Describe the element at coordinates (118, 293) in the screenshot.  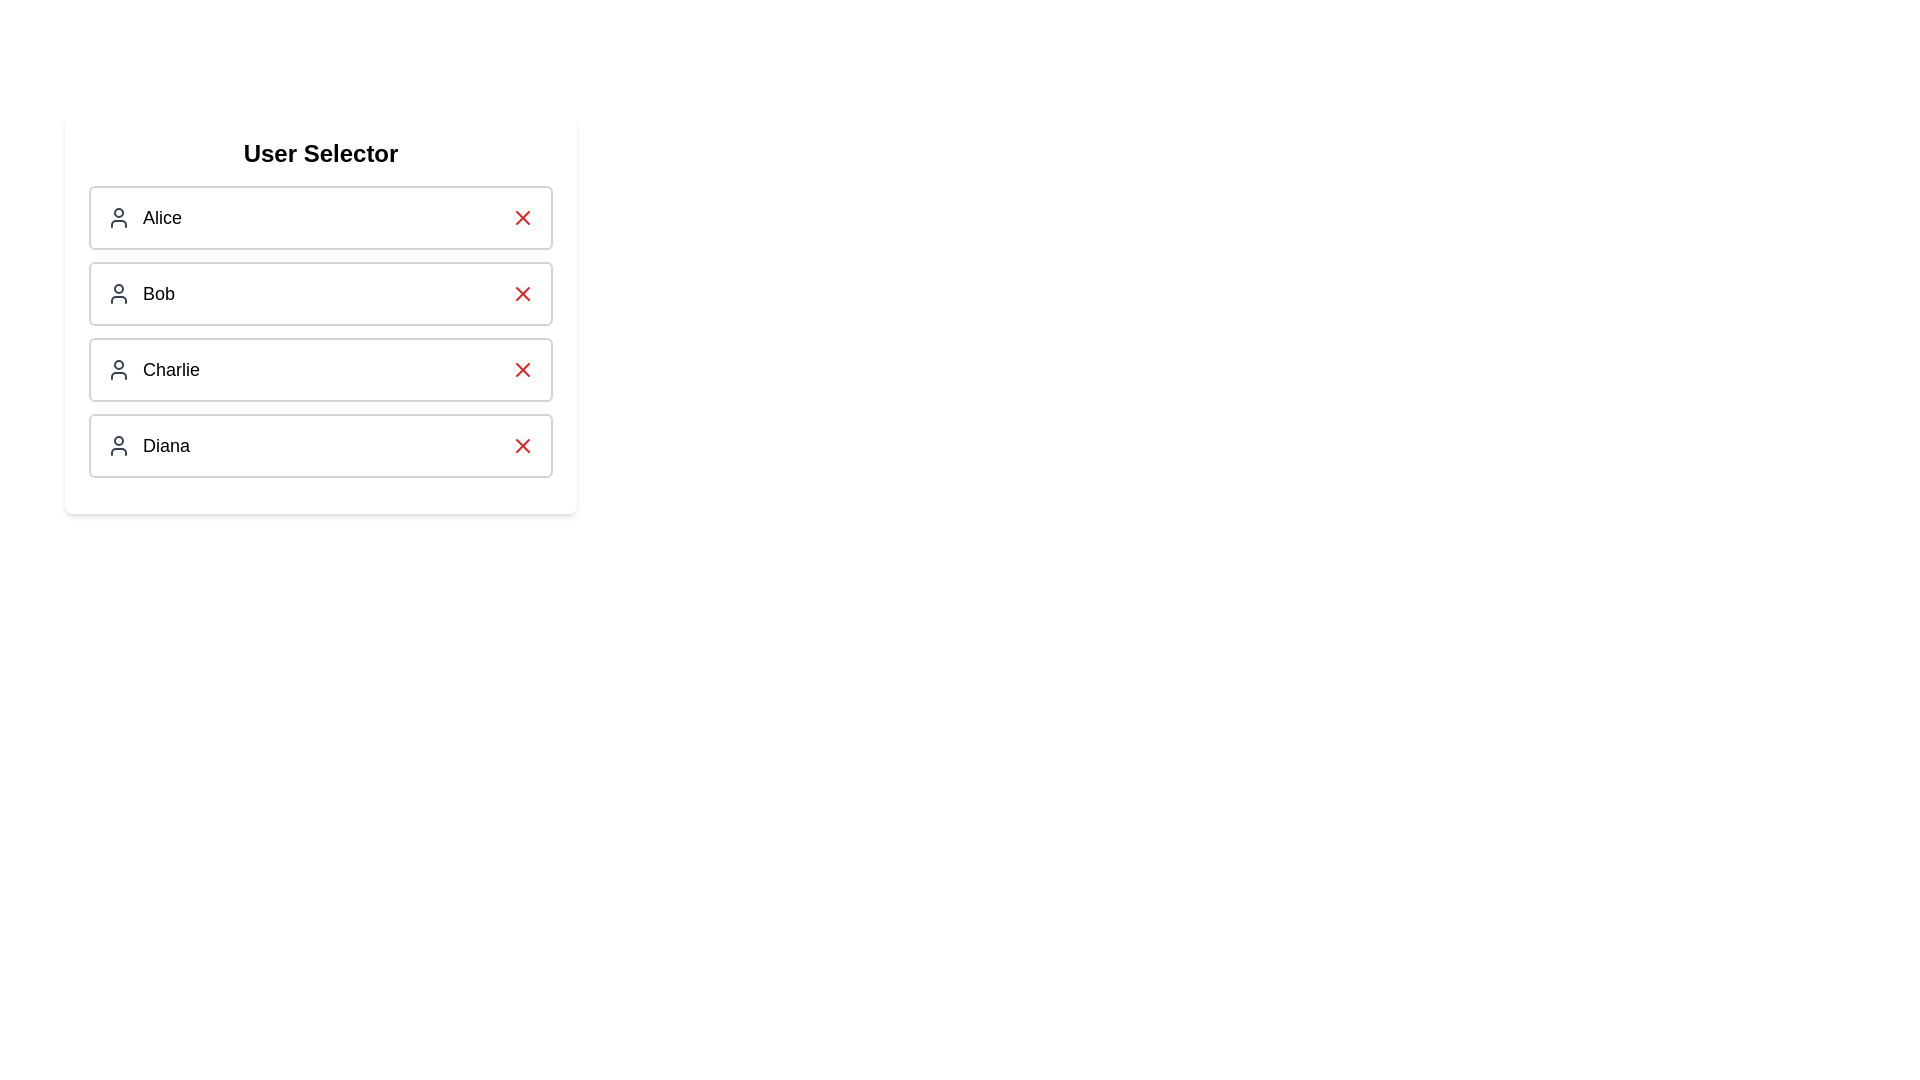
I see `the user Bob by clicking on their icon` at that location.